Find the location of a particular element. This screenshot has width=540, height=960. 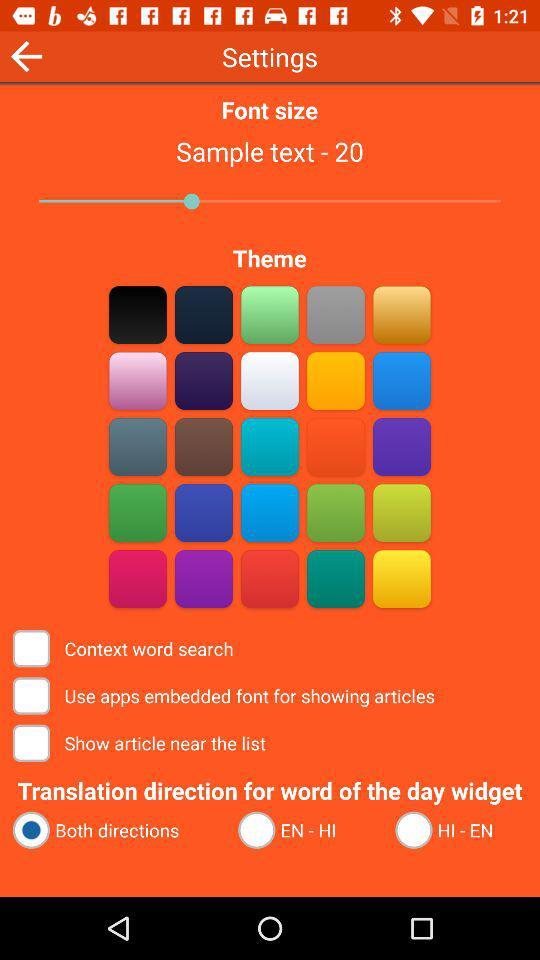

theme colour is located at coordinates (203, 446).